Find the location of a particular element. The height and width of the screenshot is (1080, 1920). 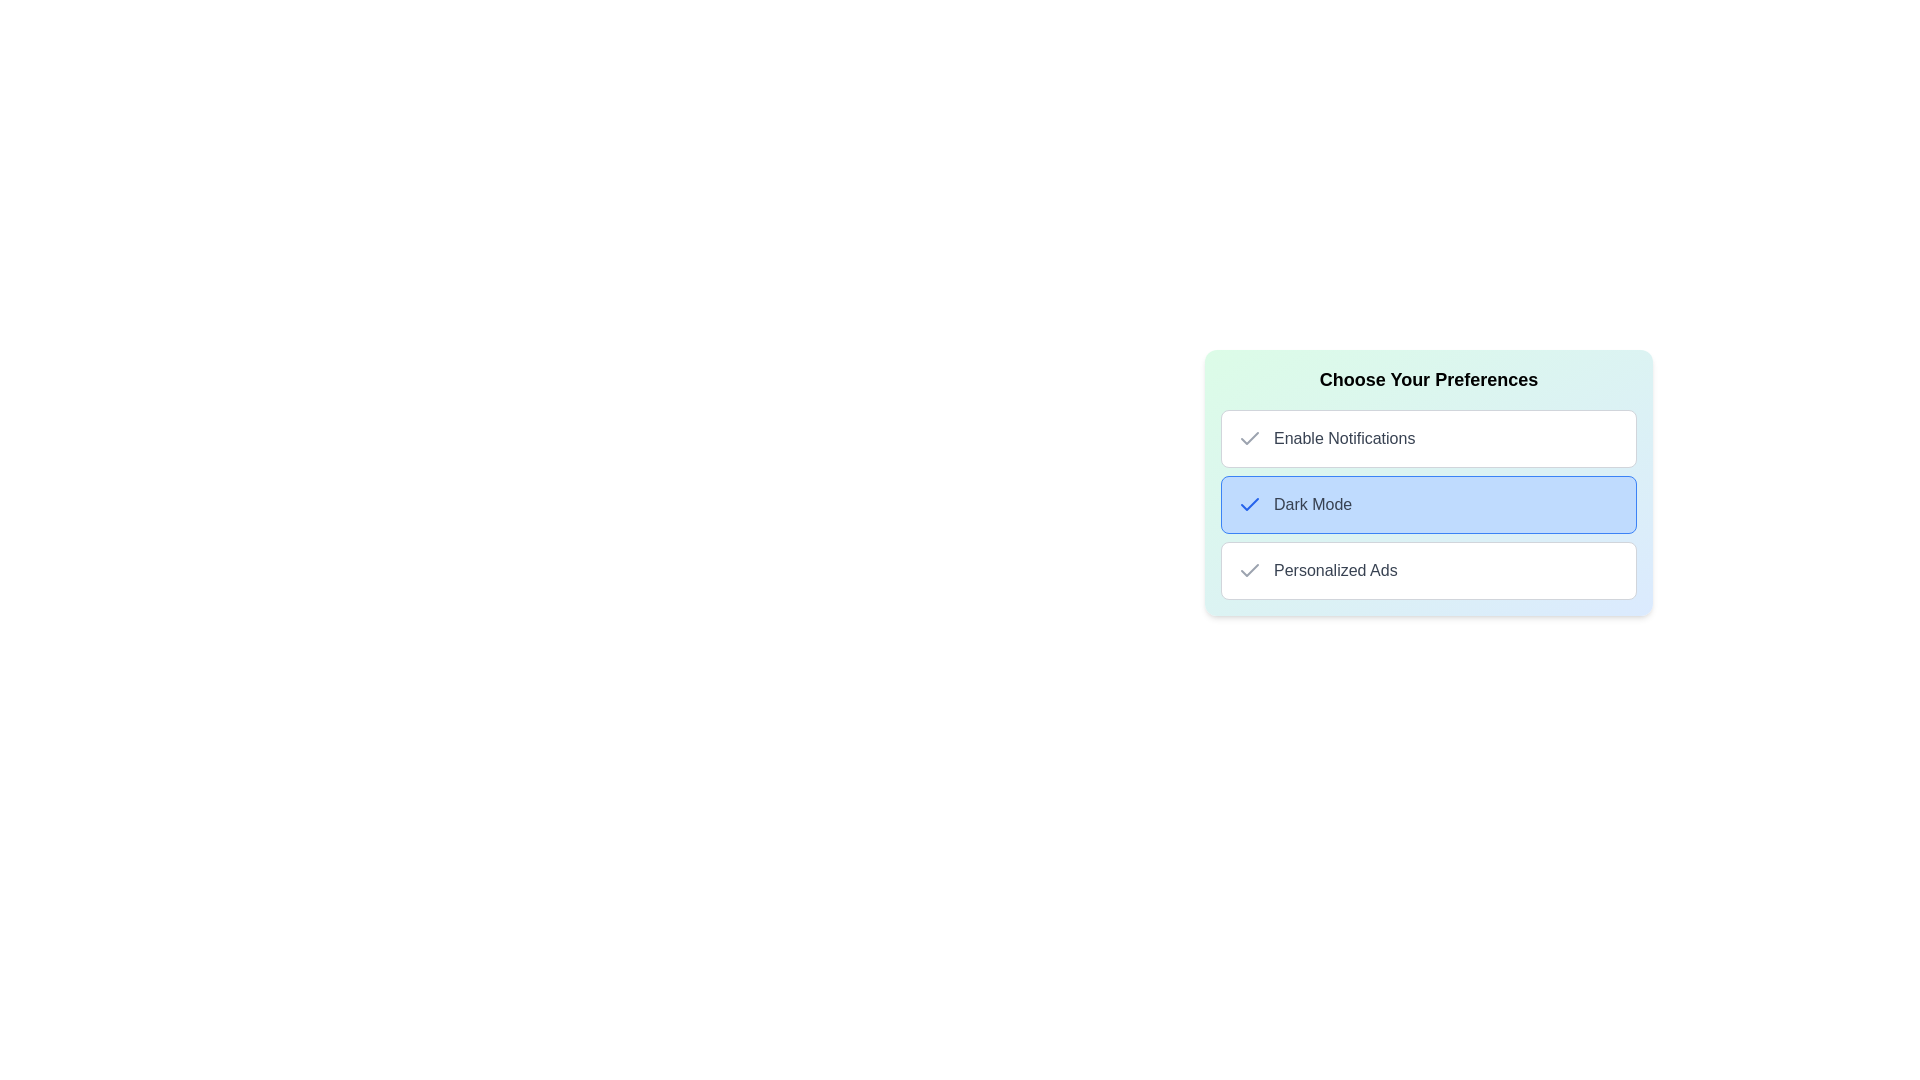

text label centered inside the blue button labeled 'Dark Mode', which is the second option in the vertical list of preference items is located at coordinates (1313, 504).